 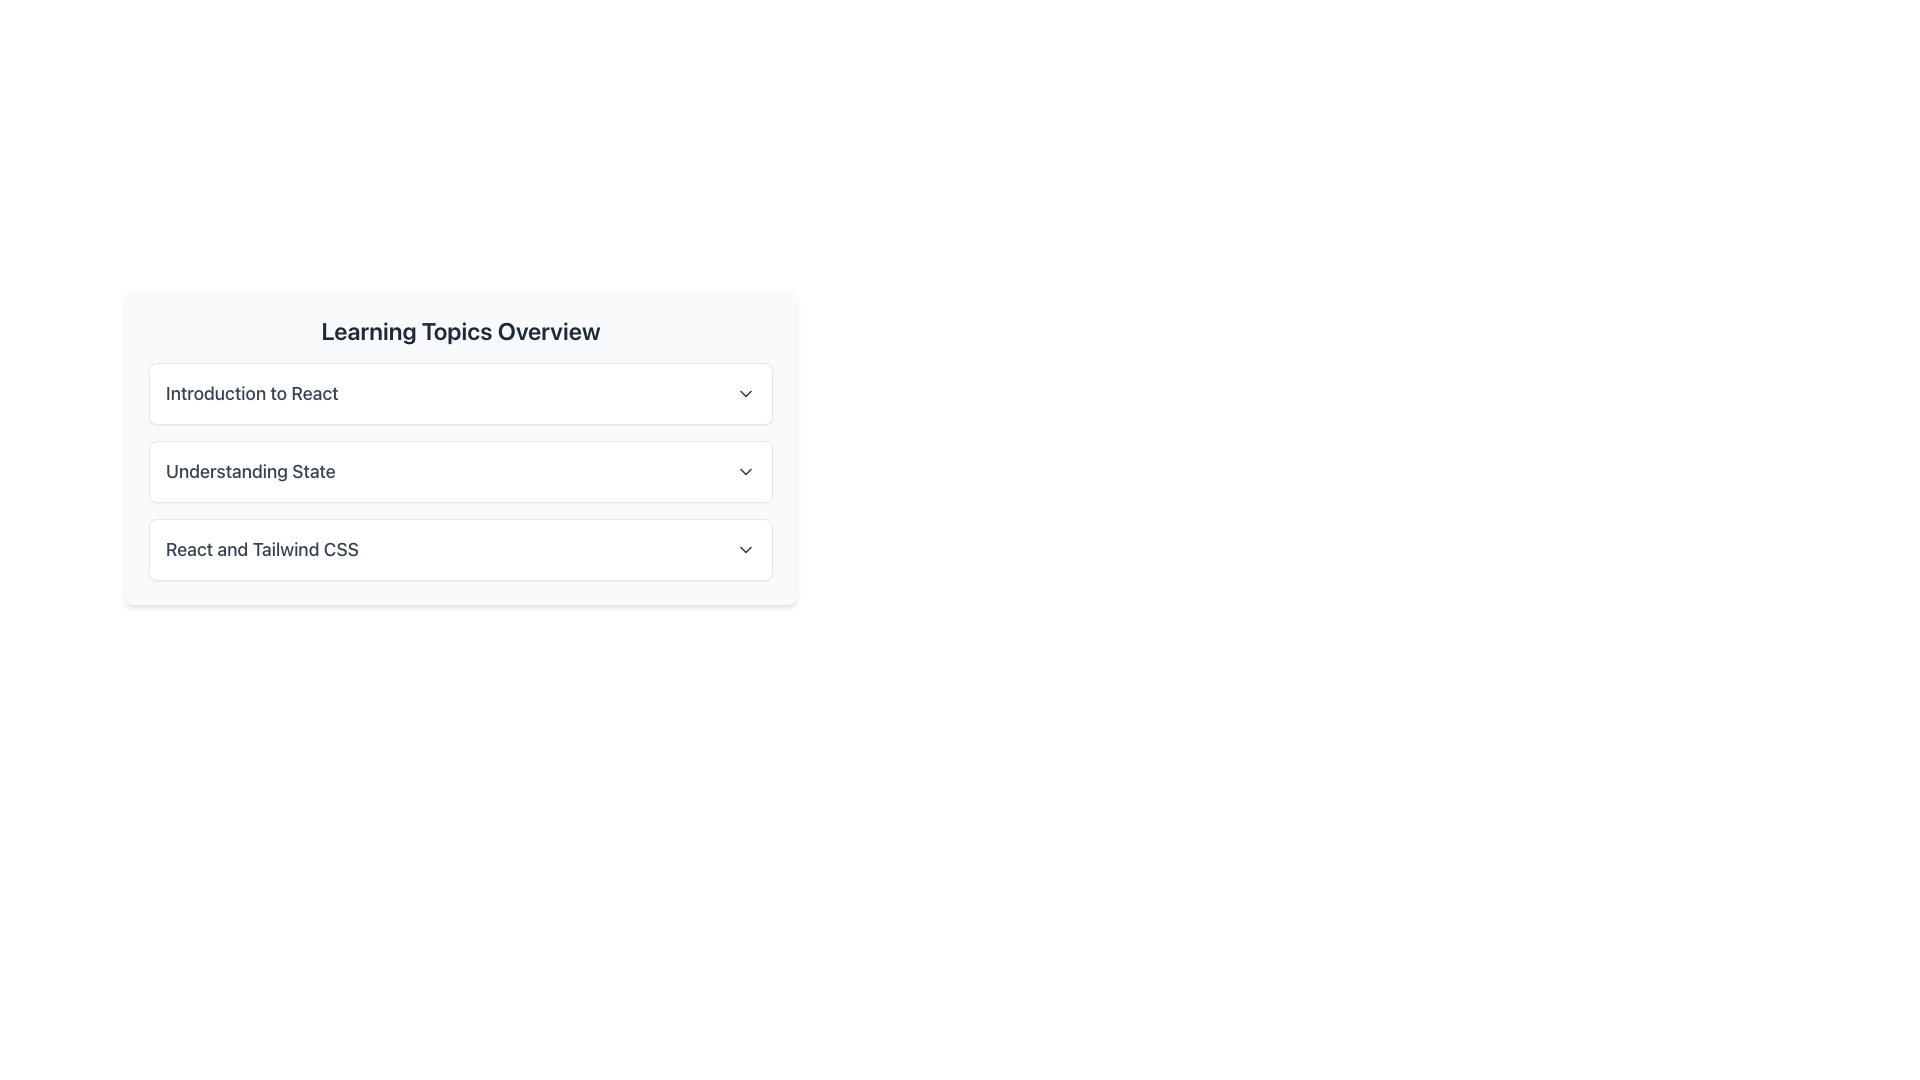 I want to click on text label displaying 'Introduction to React', which is styled in gray and bold, located at the top of the learning topics section, so click(x=251, y=393).